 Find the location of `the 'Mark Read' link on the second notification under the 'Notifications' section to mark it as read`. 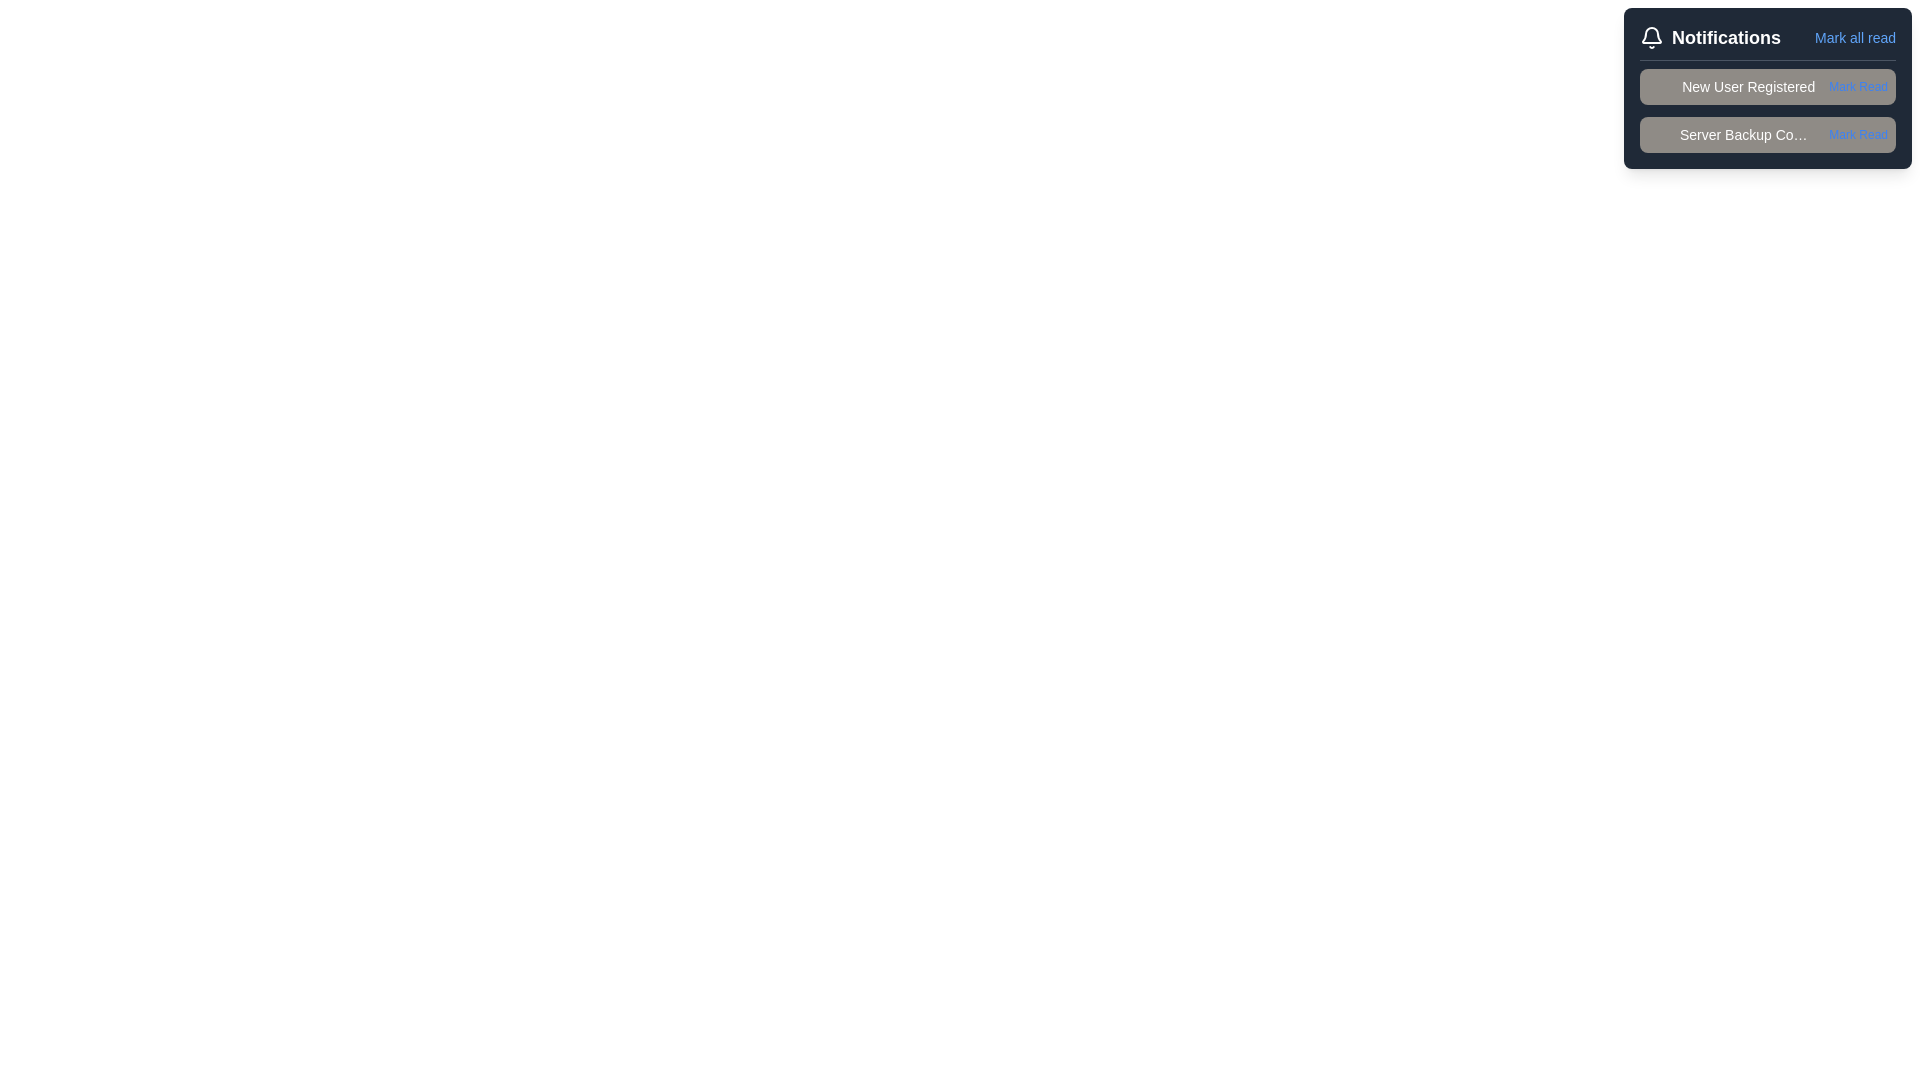

the 'Mark Read' link on the second notification under the 'Notifications' section to mark it as read is located at coordinates (1767, 111).